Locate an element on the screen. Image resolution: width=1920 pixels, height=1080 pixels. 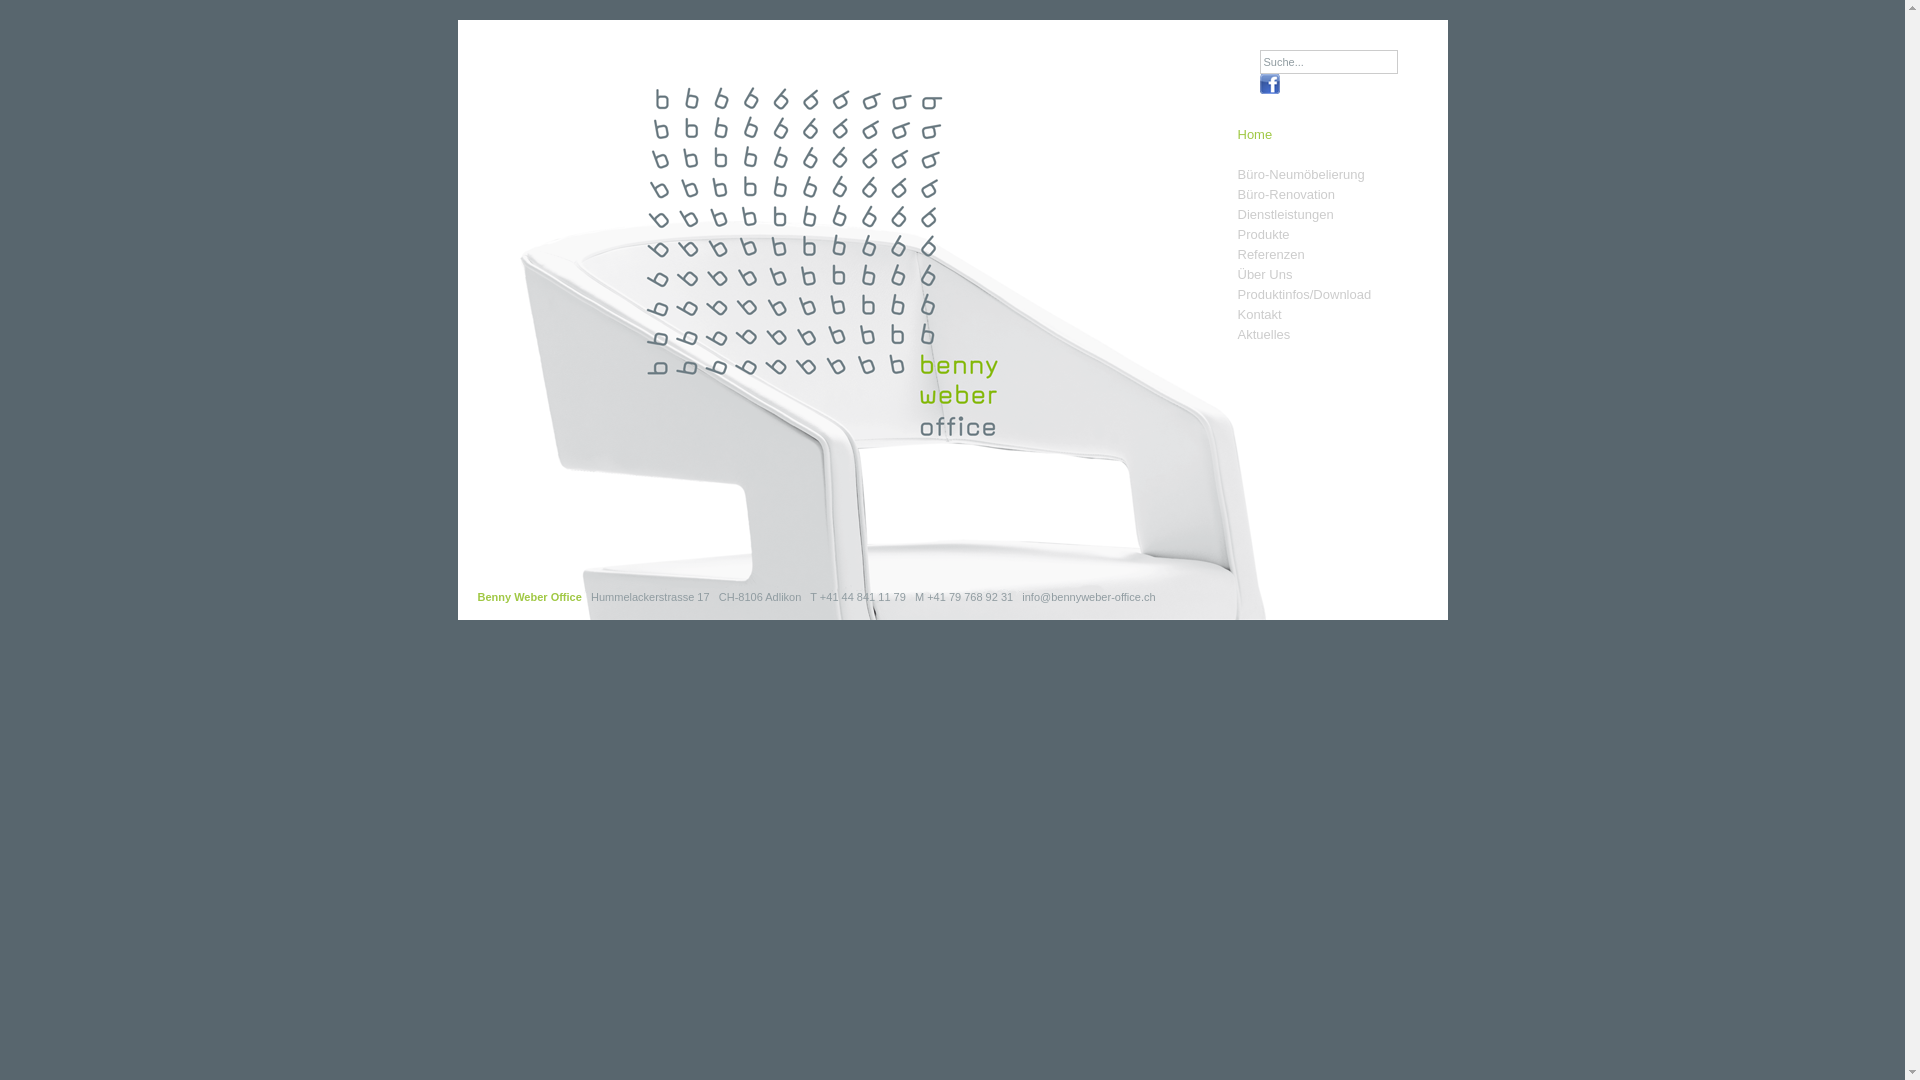
'Home' is located at coordinates (1254, 144).